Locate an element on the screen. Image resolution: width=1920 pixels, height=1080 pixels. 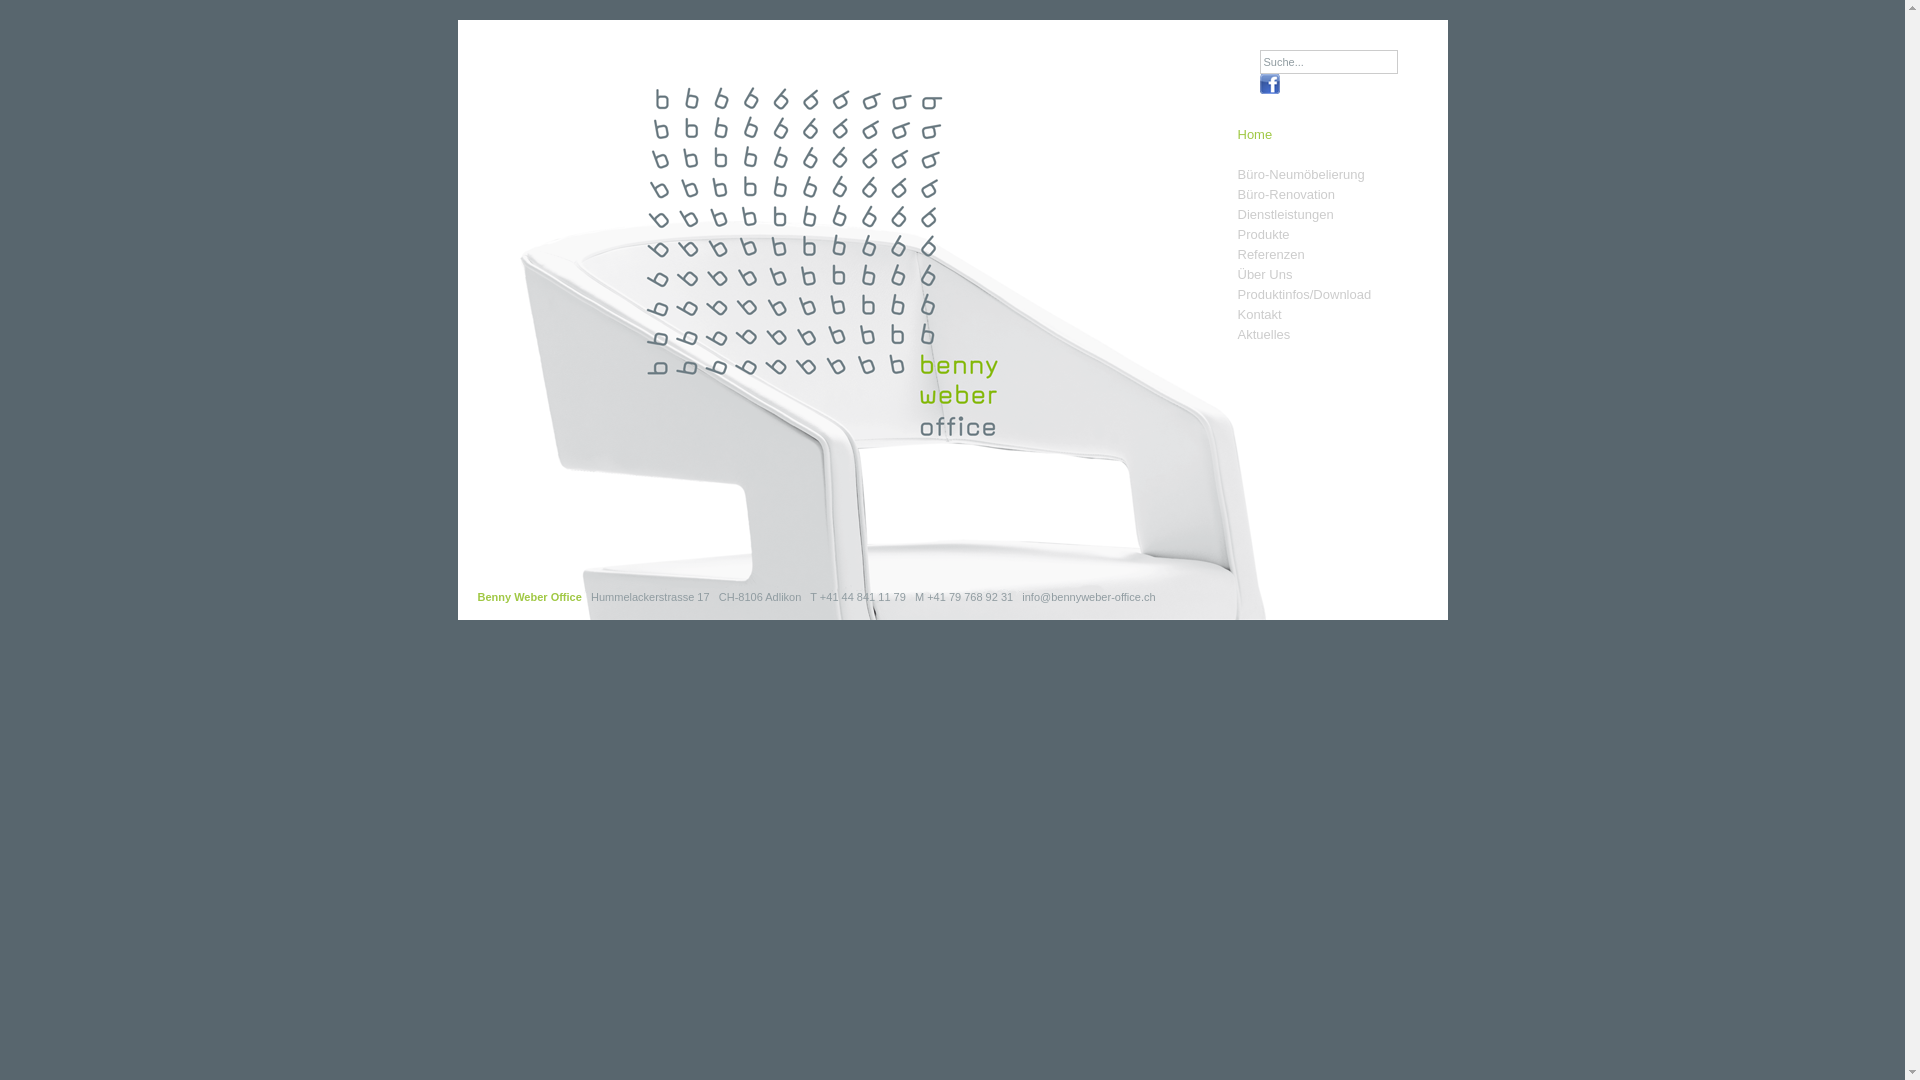
'Home' is located at coordinates (1254, 144).